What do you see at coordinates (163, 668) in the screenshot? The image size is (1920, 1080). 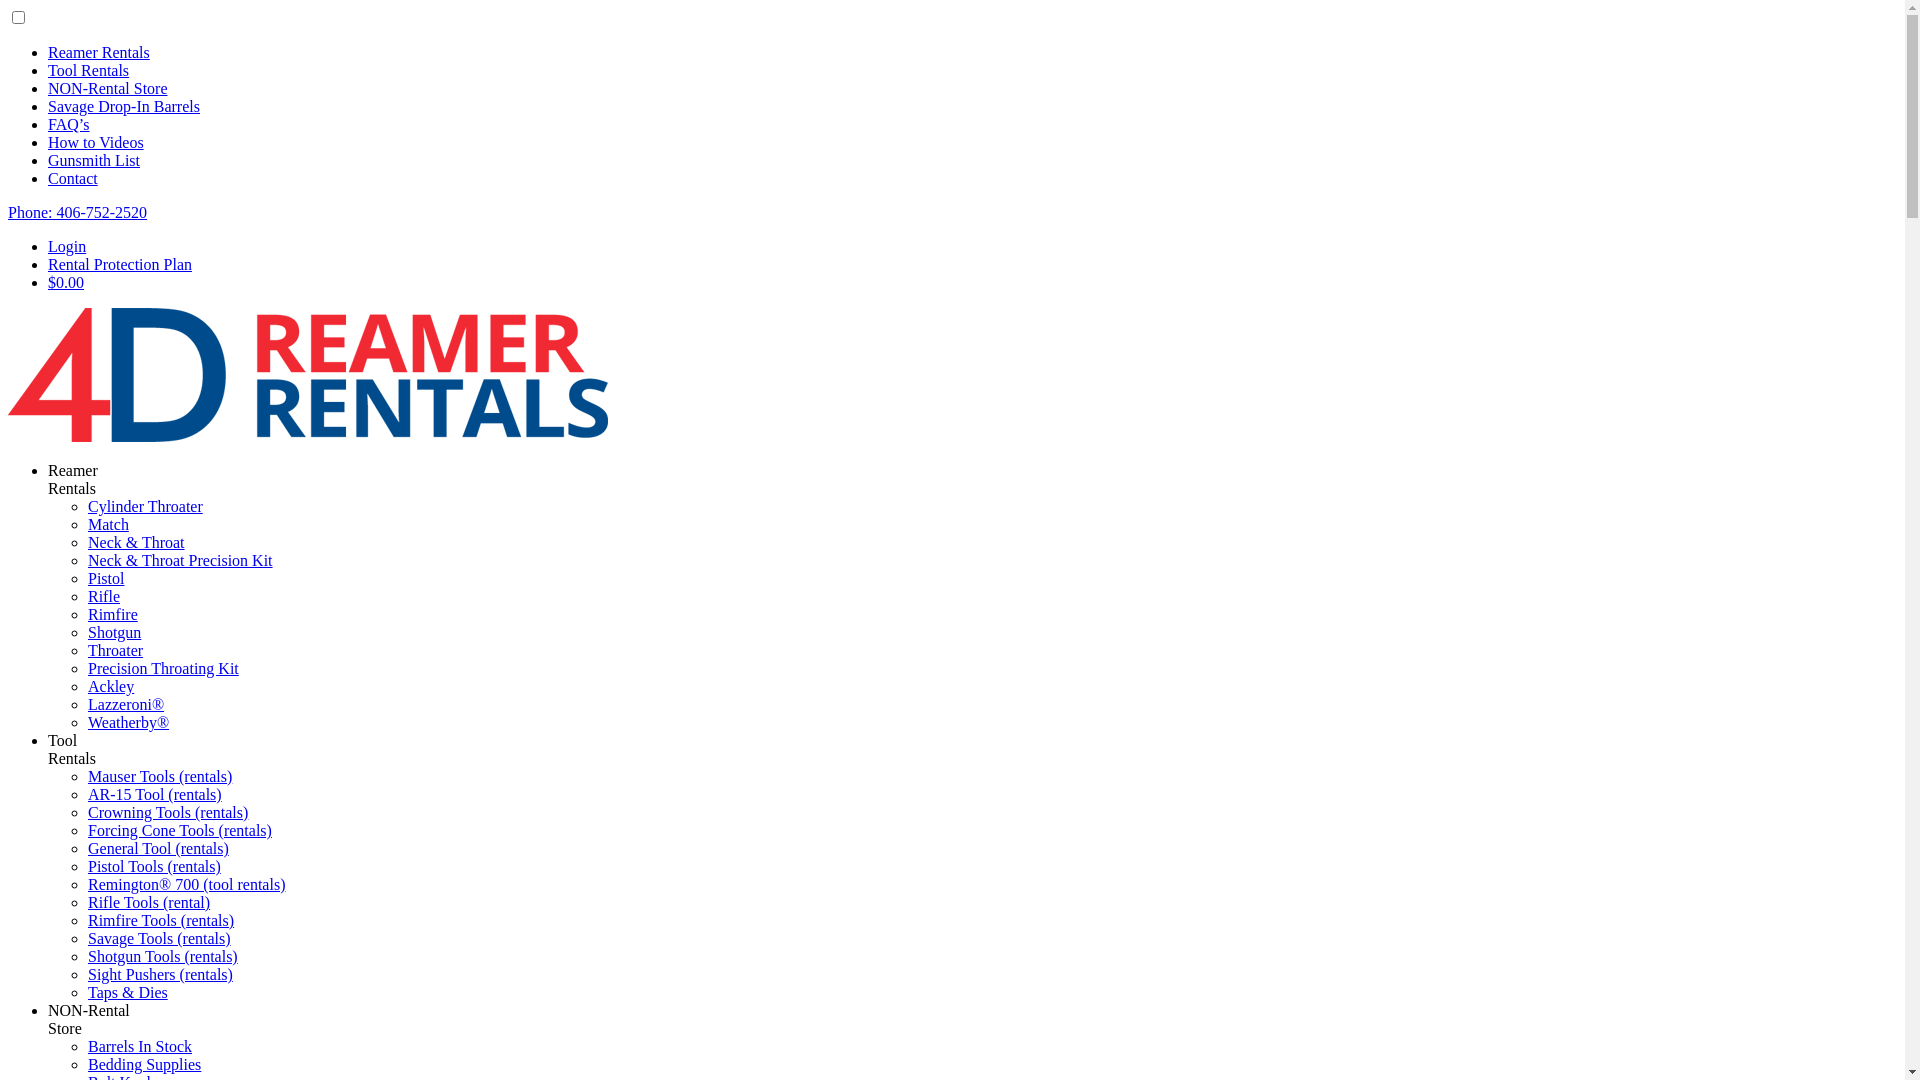 I see `'Precision Throating Kit'` at bounding box center [163, 668].